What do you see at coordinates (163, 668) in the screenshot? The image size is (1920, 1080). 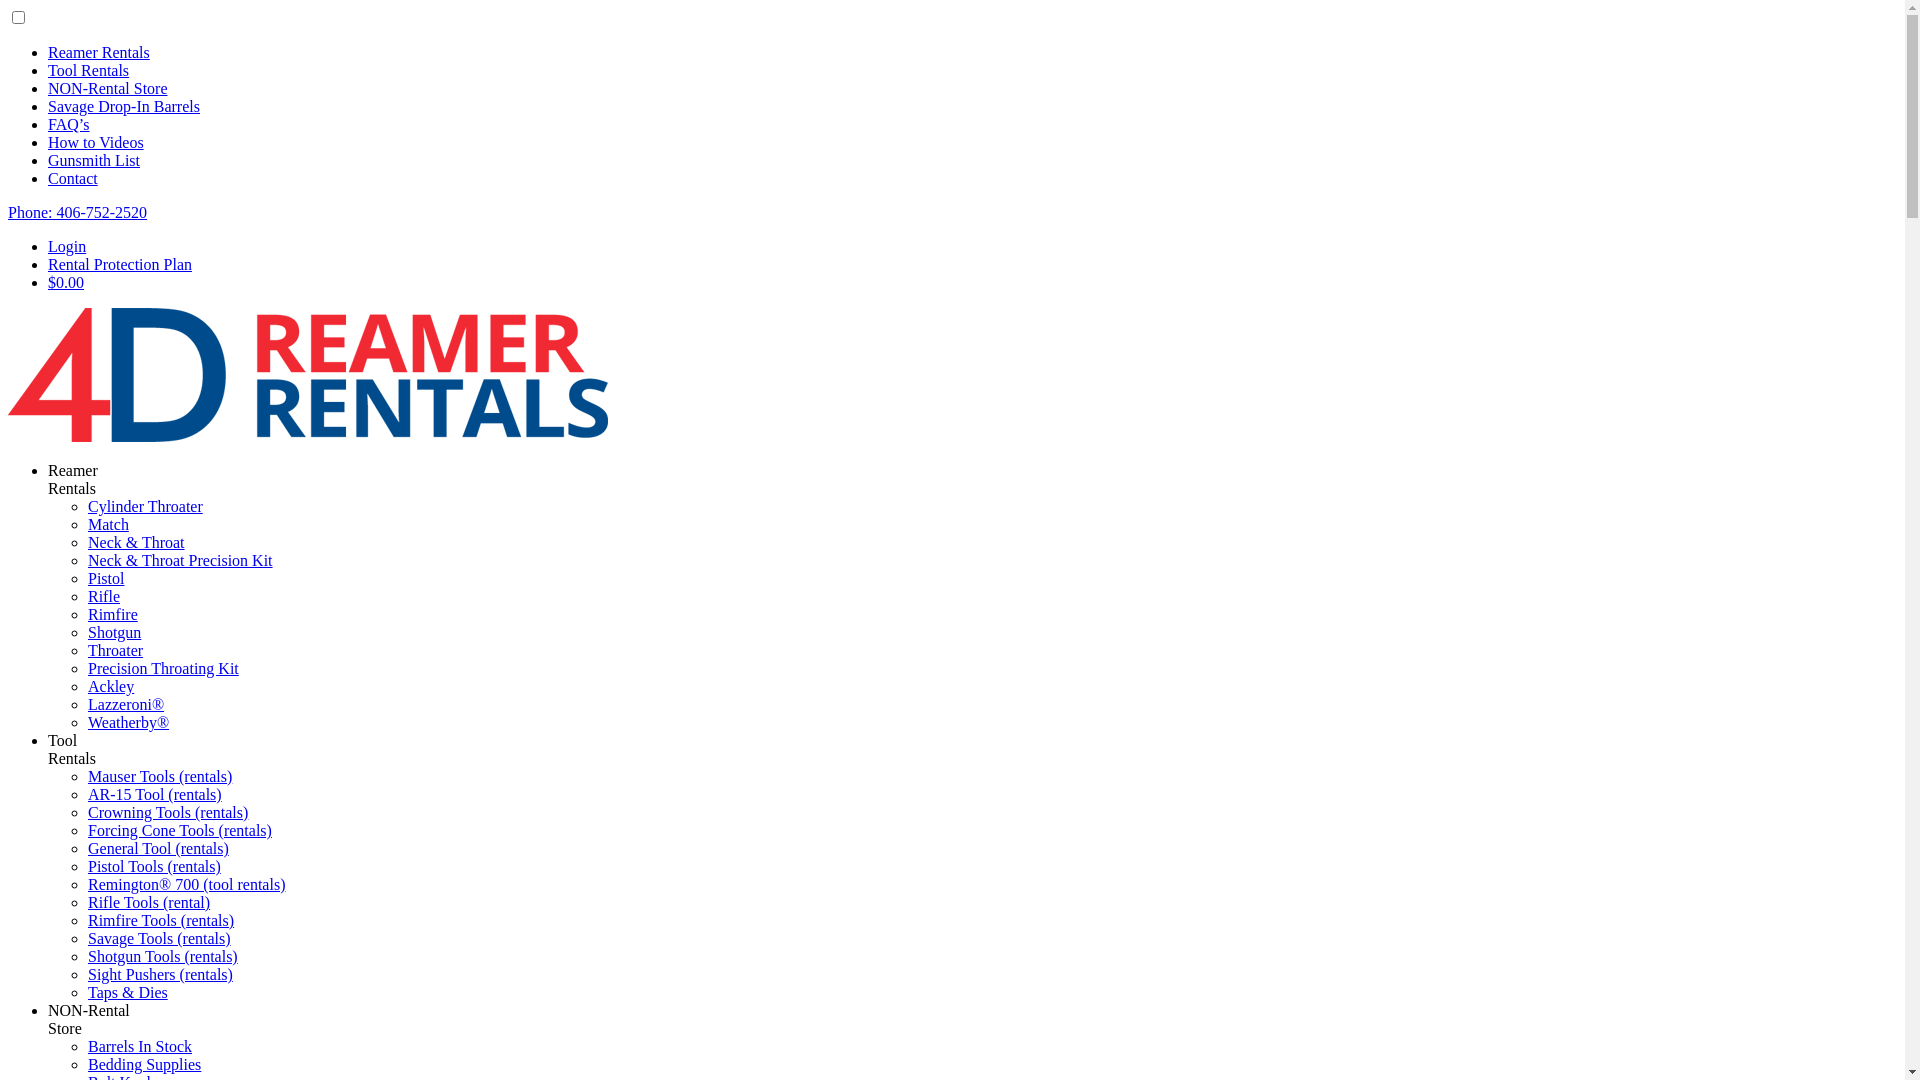 I see `'Precision Throating Kit'` at bounding box center [163, 668].